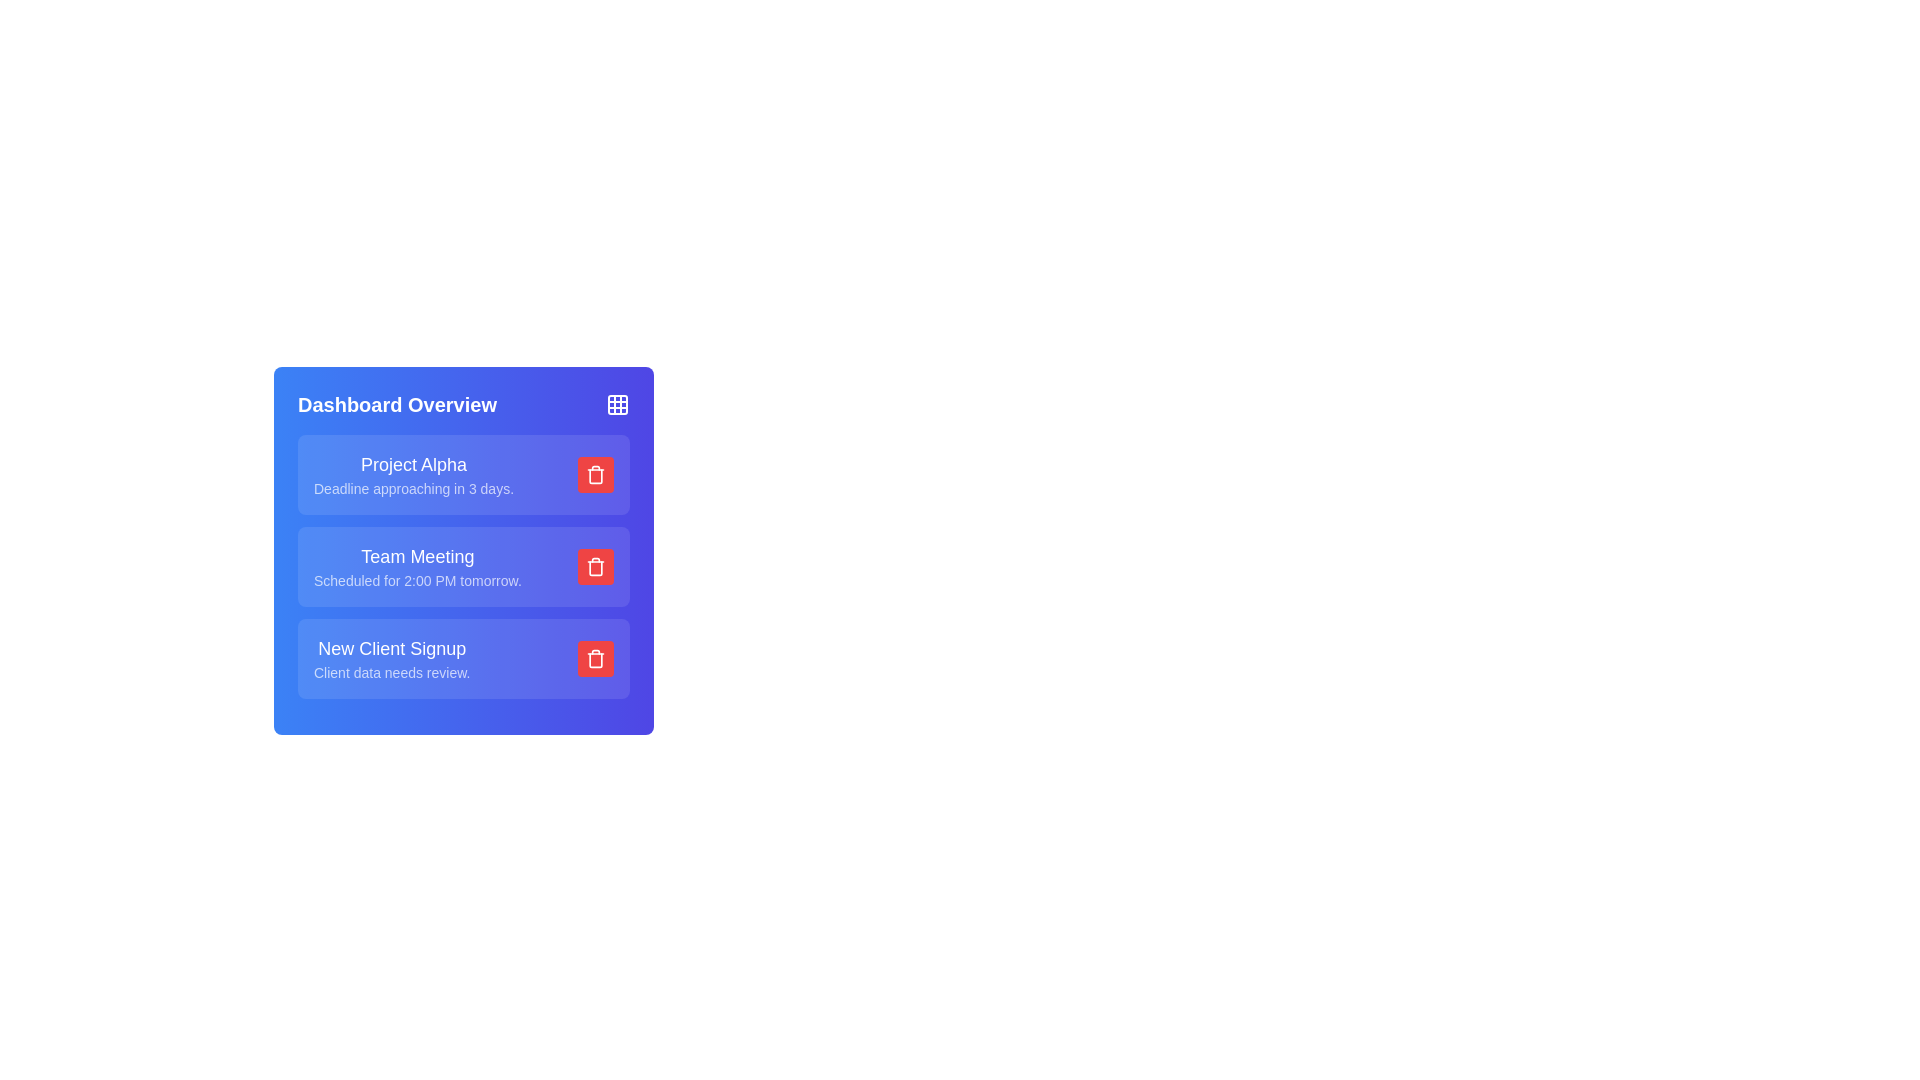  What do you see at coordinates (397, 405) in the screenshot?
I see `the bold text label "Dashboard Overview" located at the top-left corner of a blue card-like section` at bounding box center [397, 405].